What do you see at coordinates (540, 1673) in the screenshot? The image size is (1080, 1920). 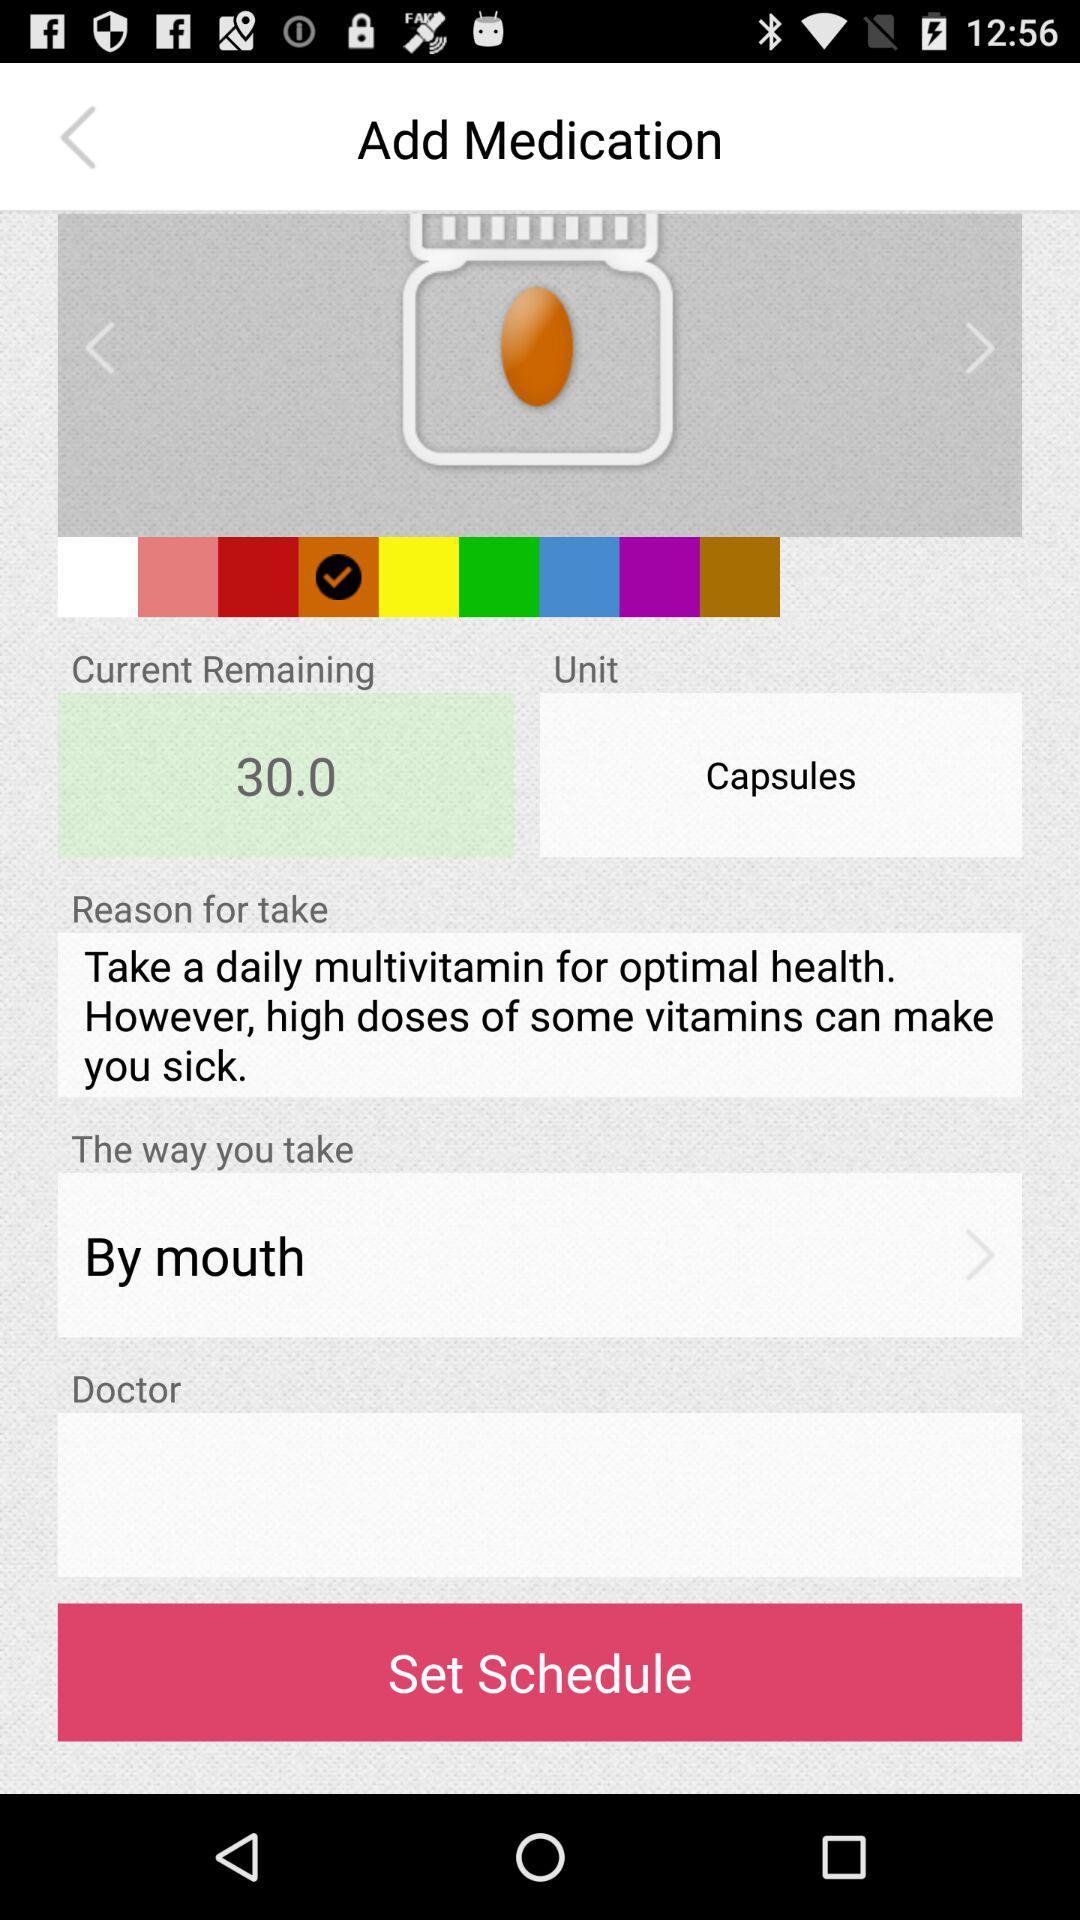 I see `the bottom button` at bounding box center [540, 1673].